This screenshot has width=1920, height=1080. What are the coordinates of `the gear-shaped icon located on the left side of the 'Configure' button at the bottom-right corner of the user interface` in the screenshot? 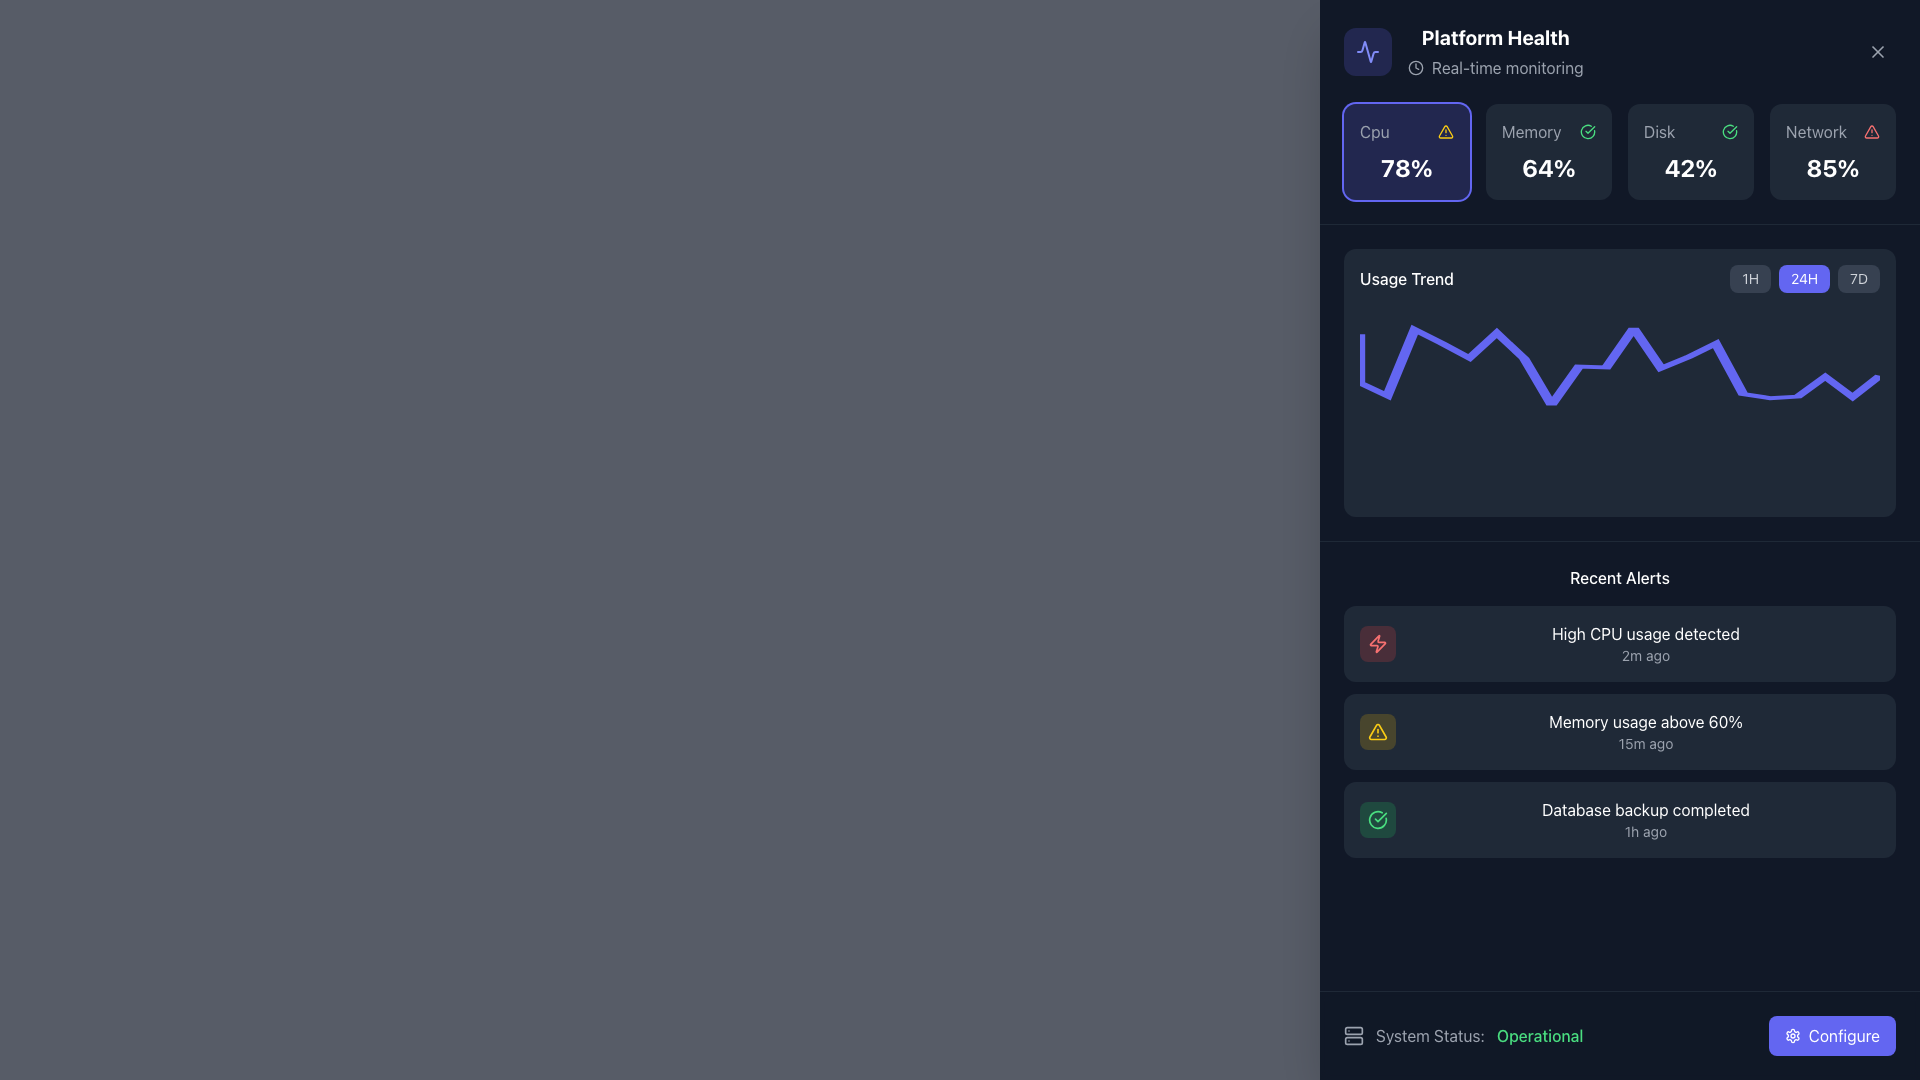 It's located at (1792, 1035).